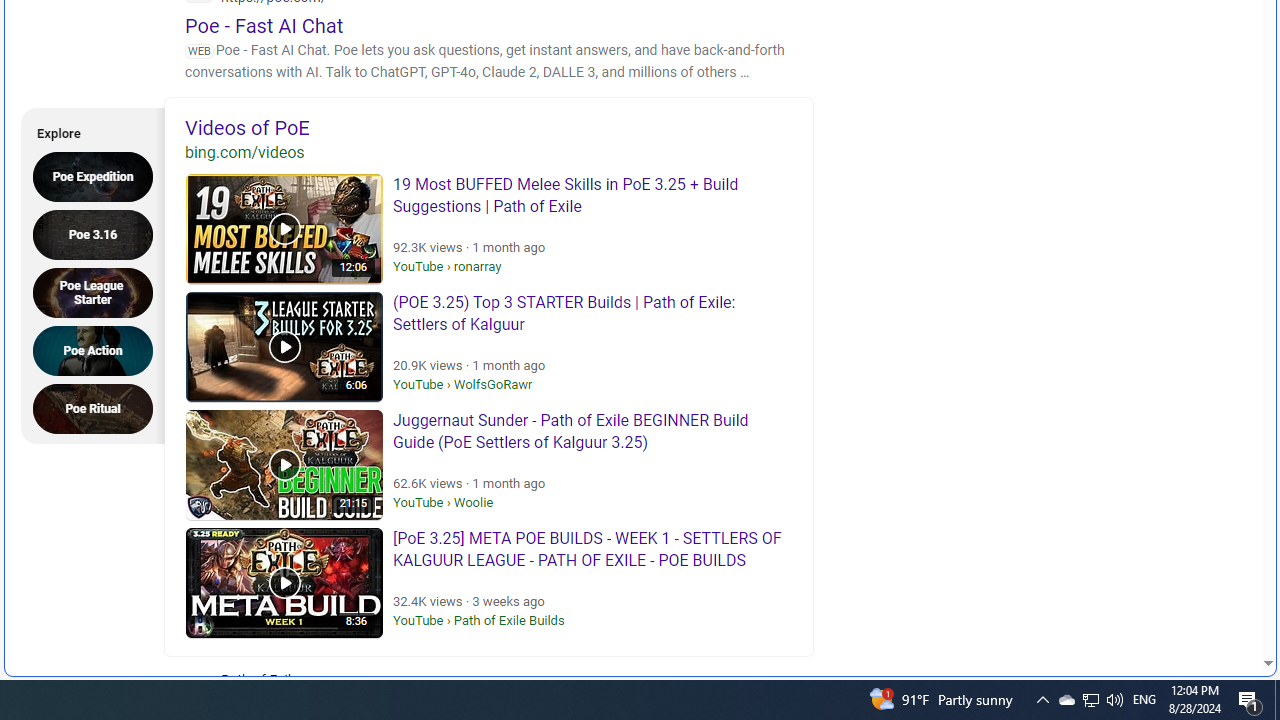 This screenshot has width=1280, height=720. What do you see at coordinates (98, 233) in the screenshot?
I see `'Poe 3.16'` at bounding box center [98, 233].